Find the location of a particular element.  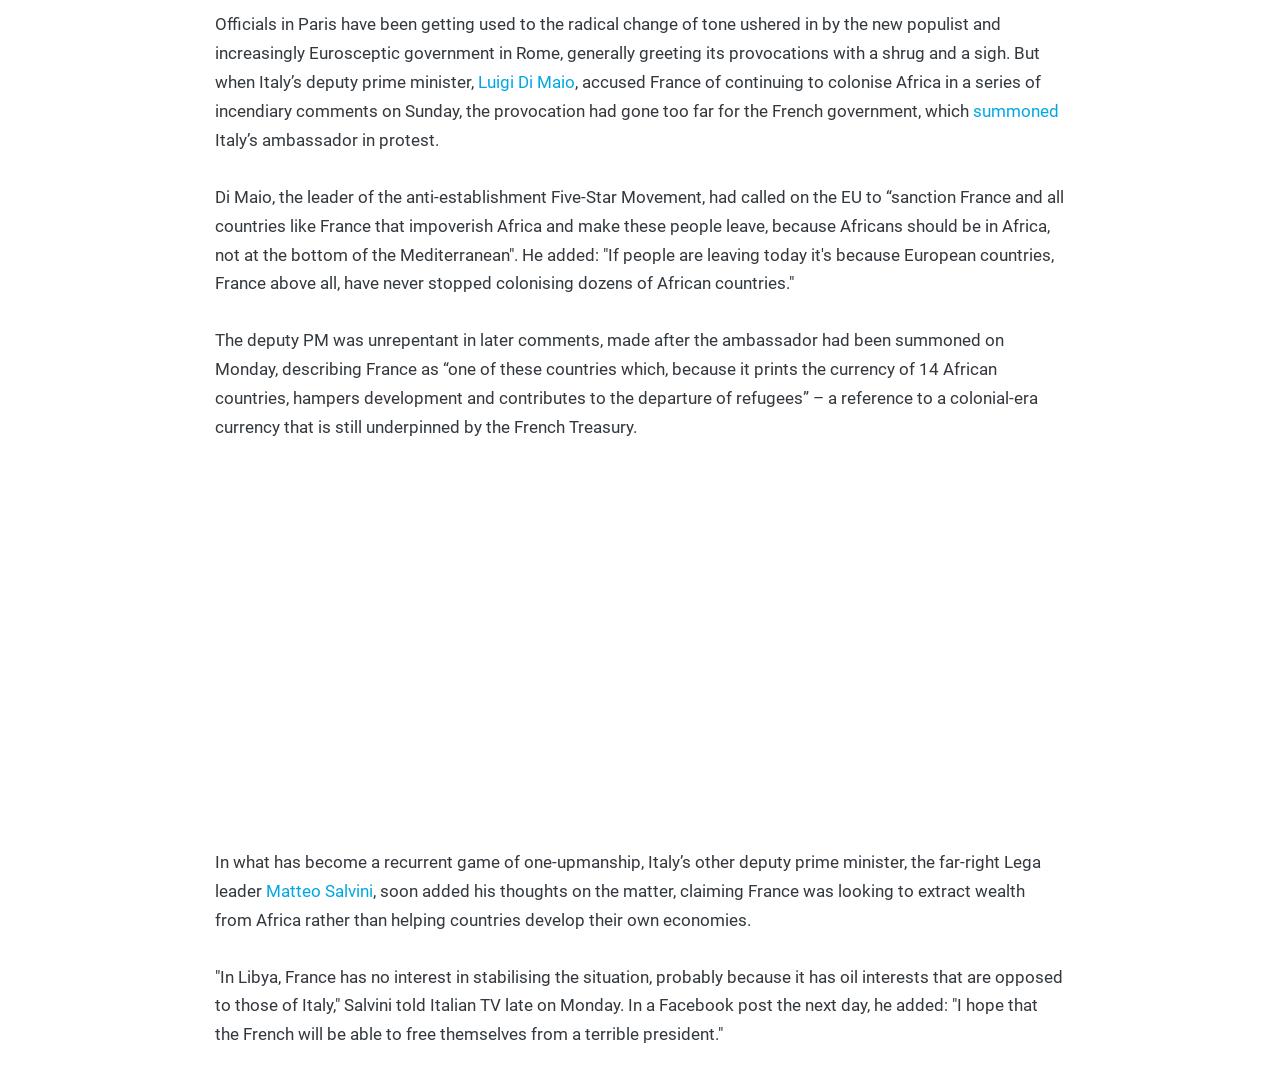

', accused France of continuing to colonise Africa in a series of incendiary comments on Sunday, the provocation had gone too far for the French government, which' is located at coordinates (215, 95).